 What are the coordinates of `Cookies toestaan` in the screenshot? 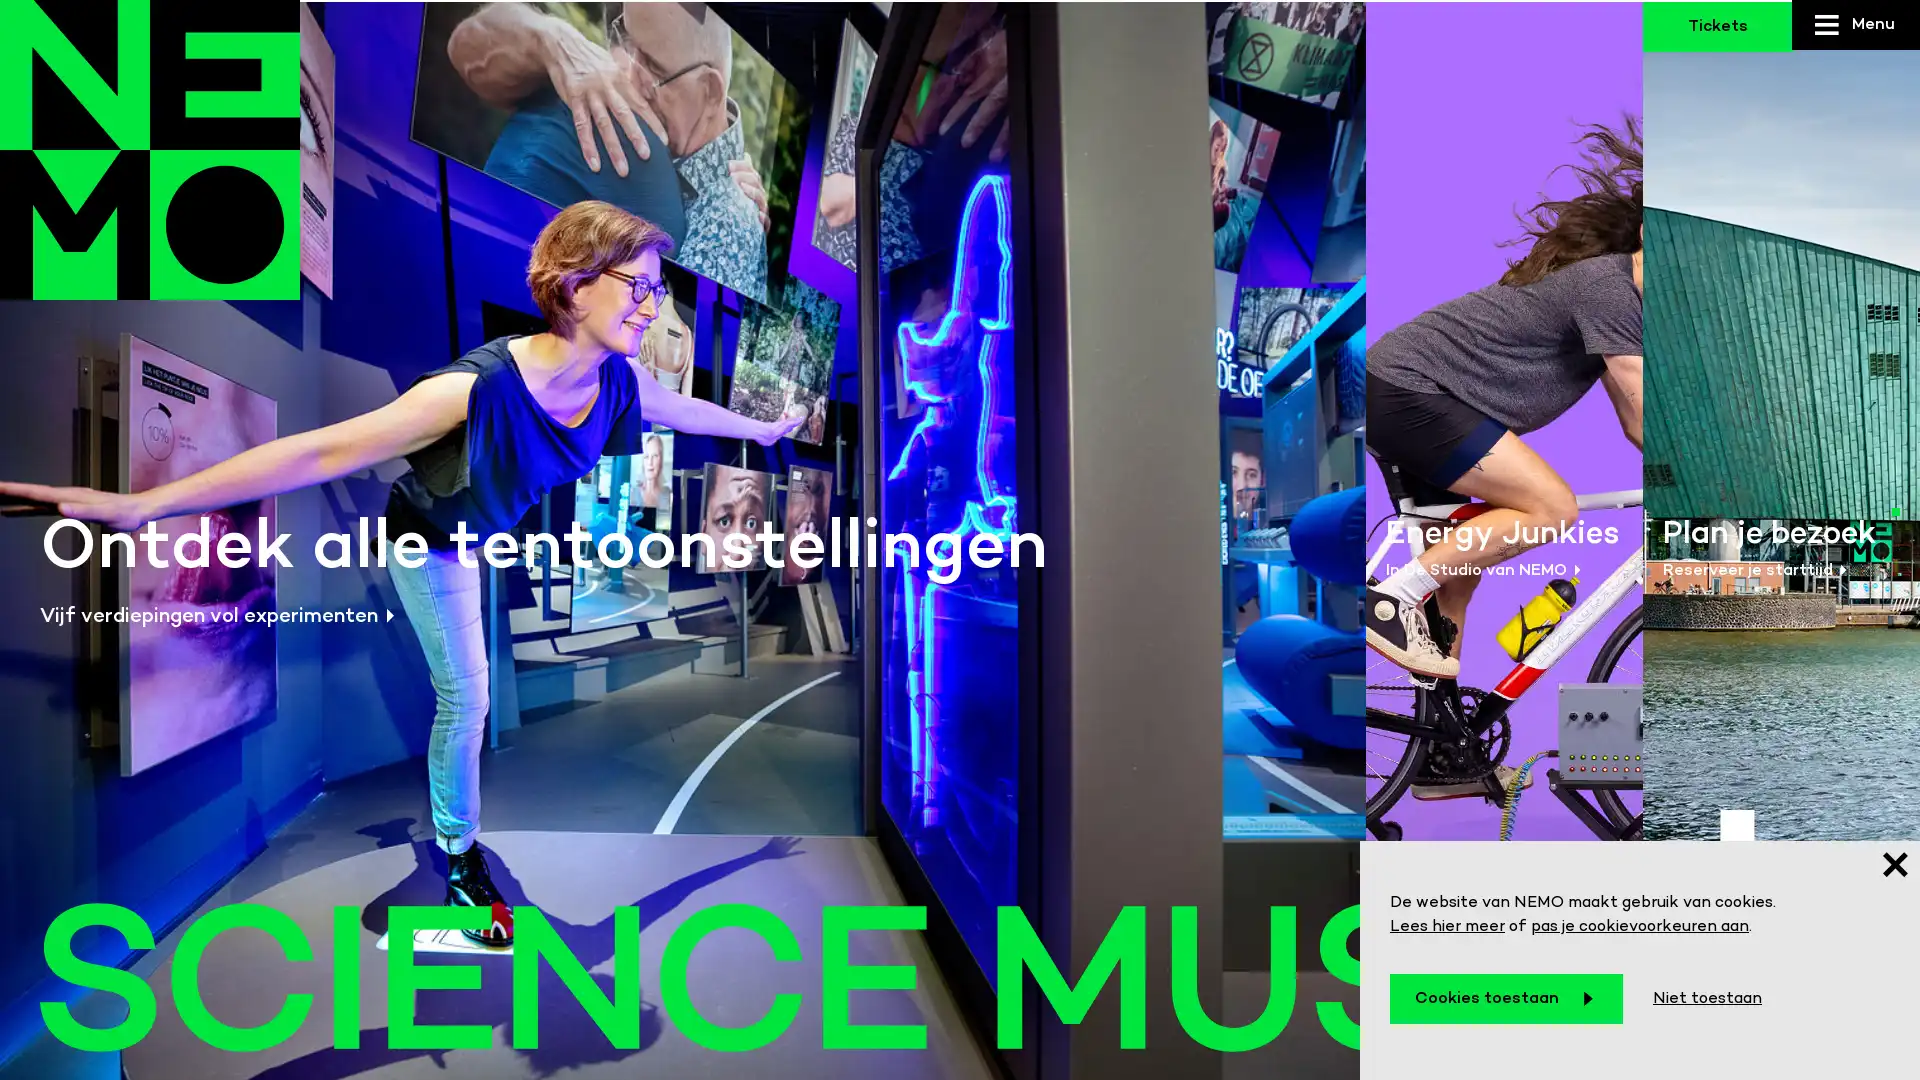 It's located at (1506, 999).